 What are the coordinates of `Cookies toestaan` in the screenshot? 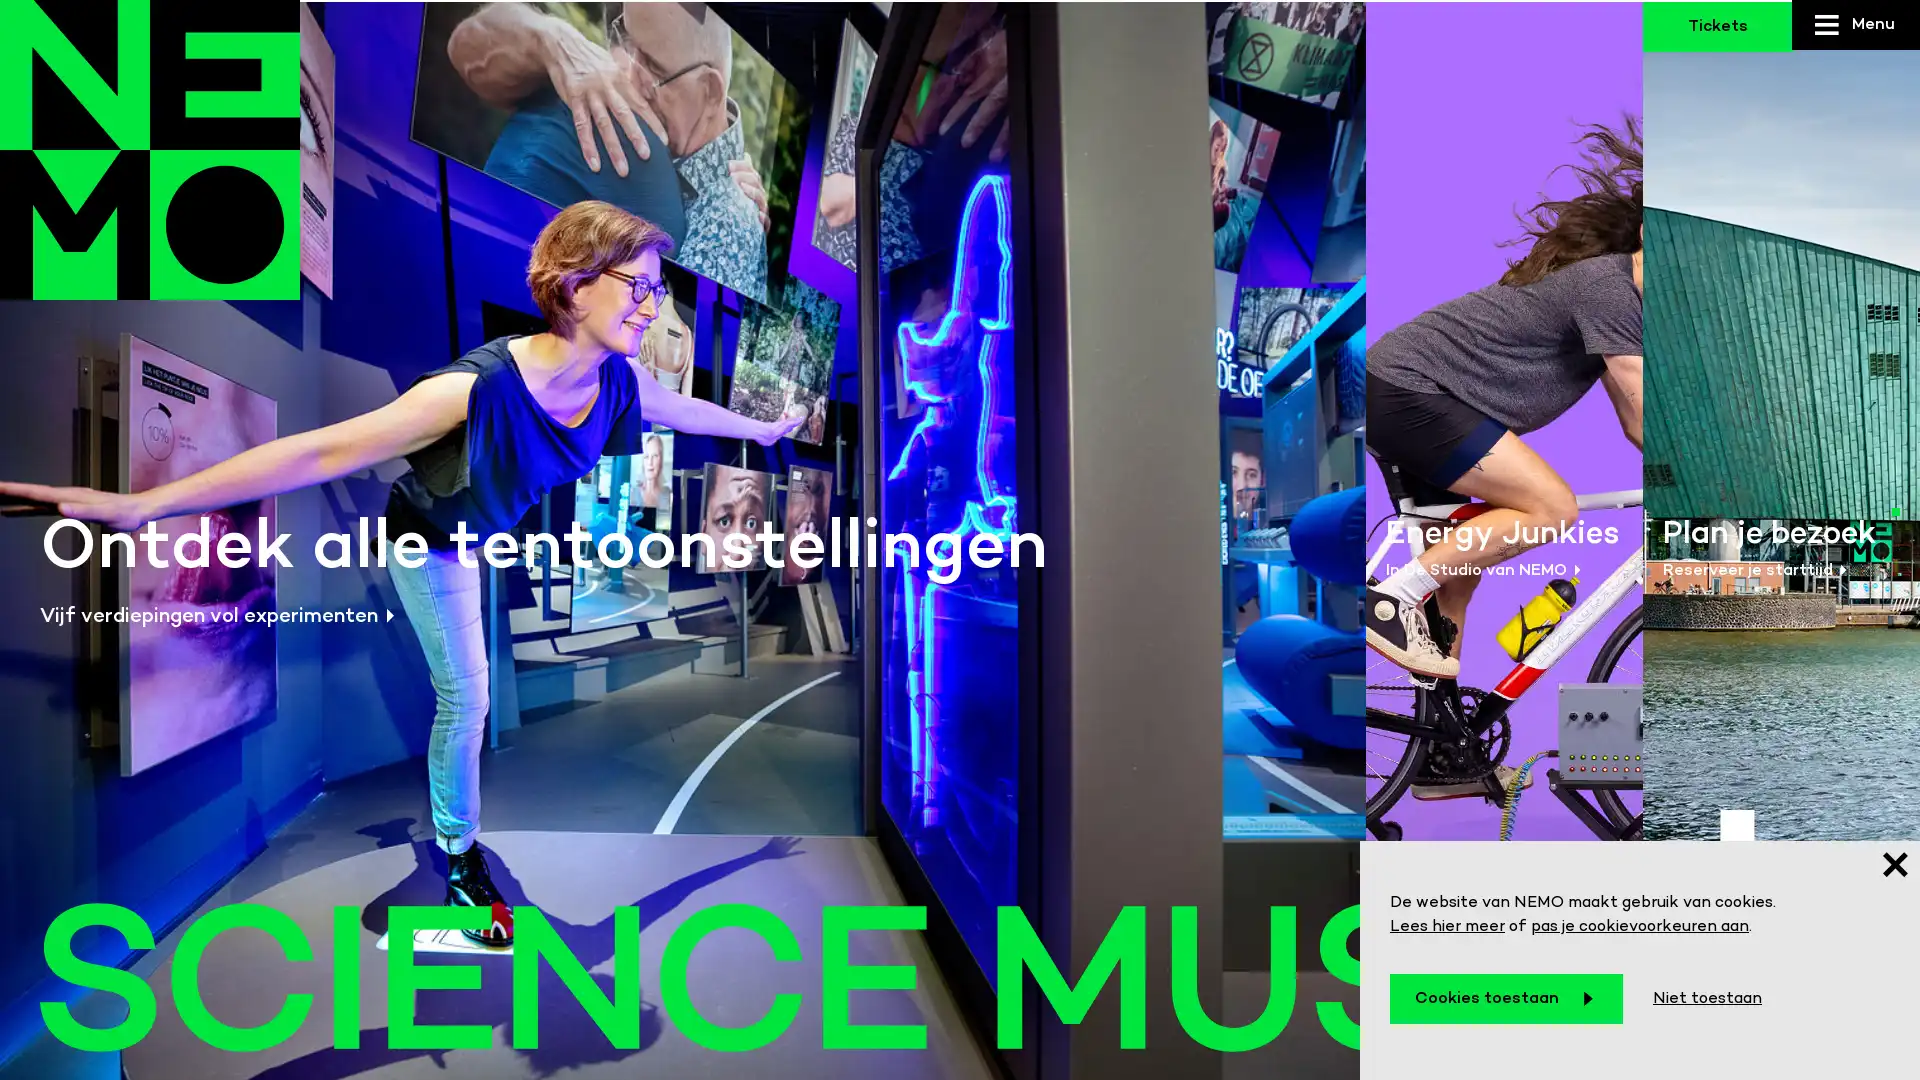 It's located at (1506, 999).